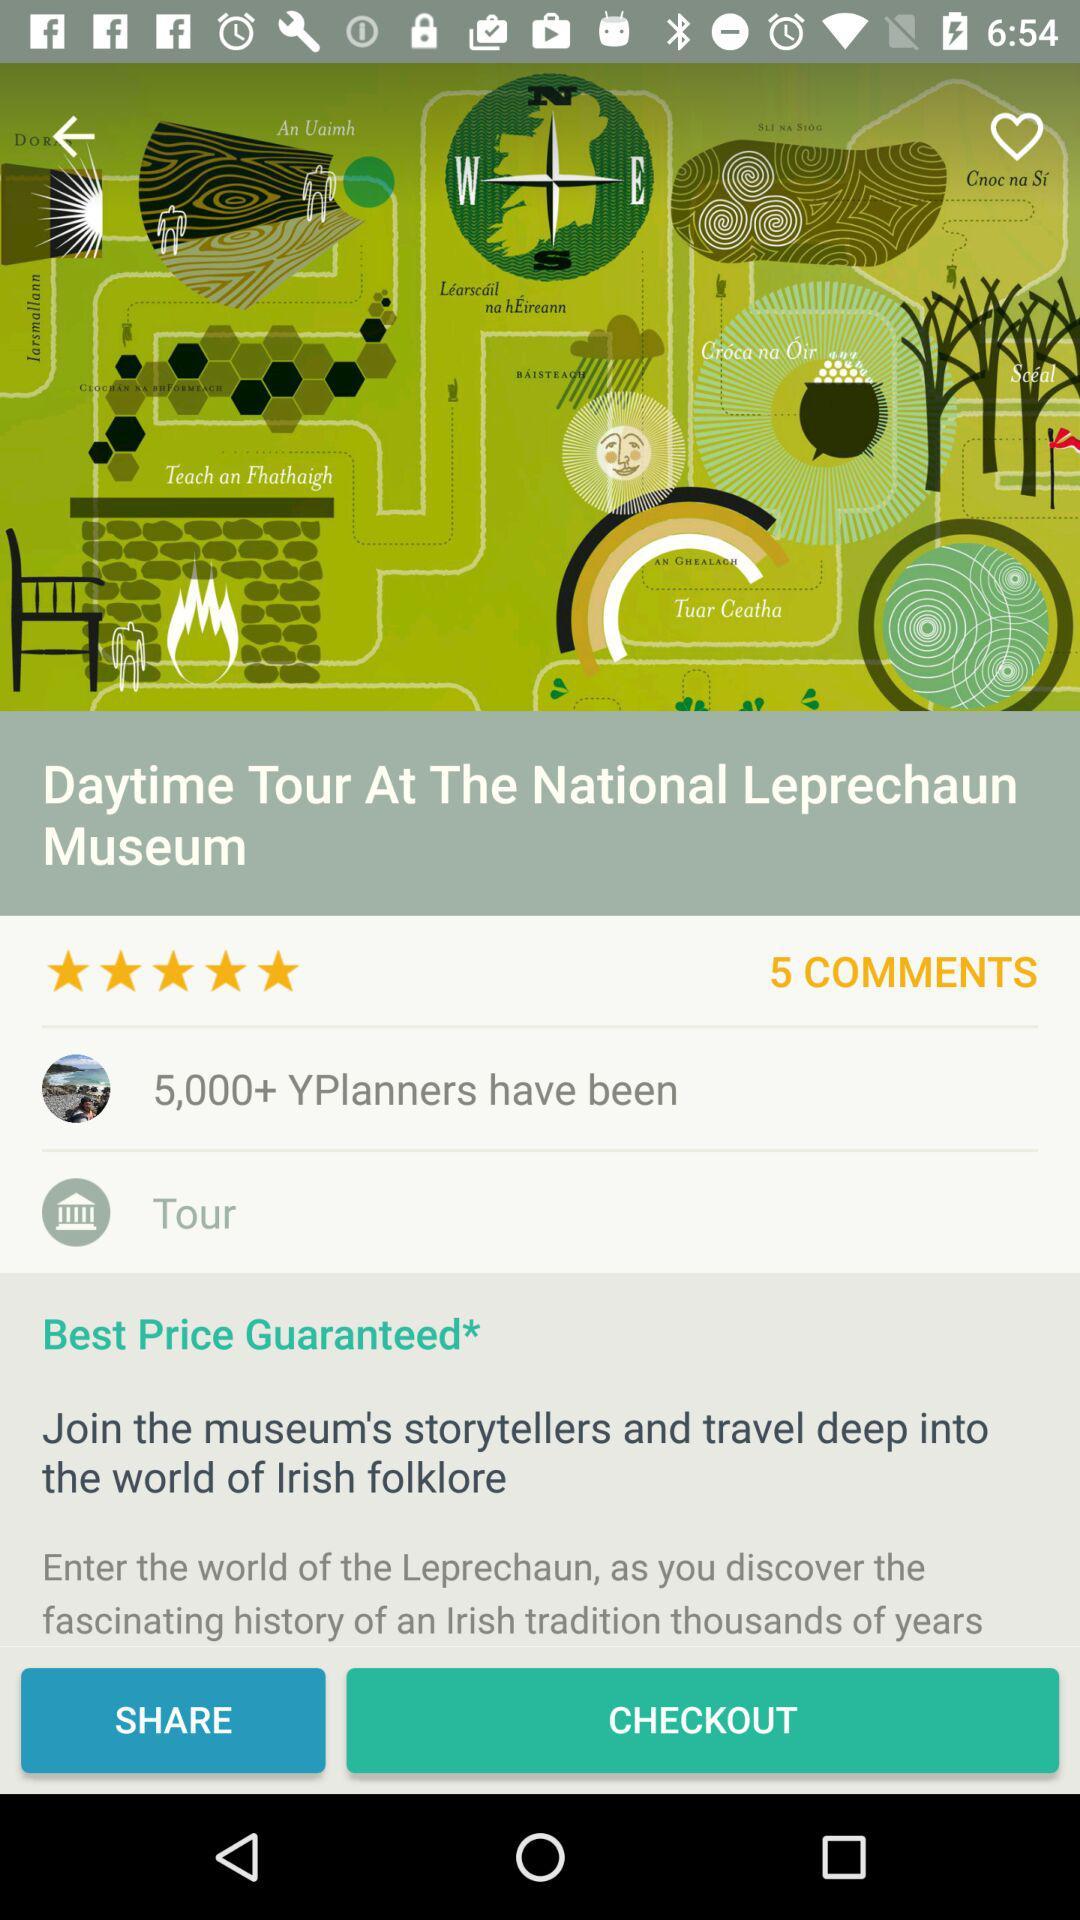 The image size is (1080, 1920). Describe the element at coordinates (72, 135) in the screenshot. I see `the icon at the top left corner` at that location.